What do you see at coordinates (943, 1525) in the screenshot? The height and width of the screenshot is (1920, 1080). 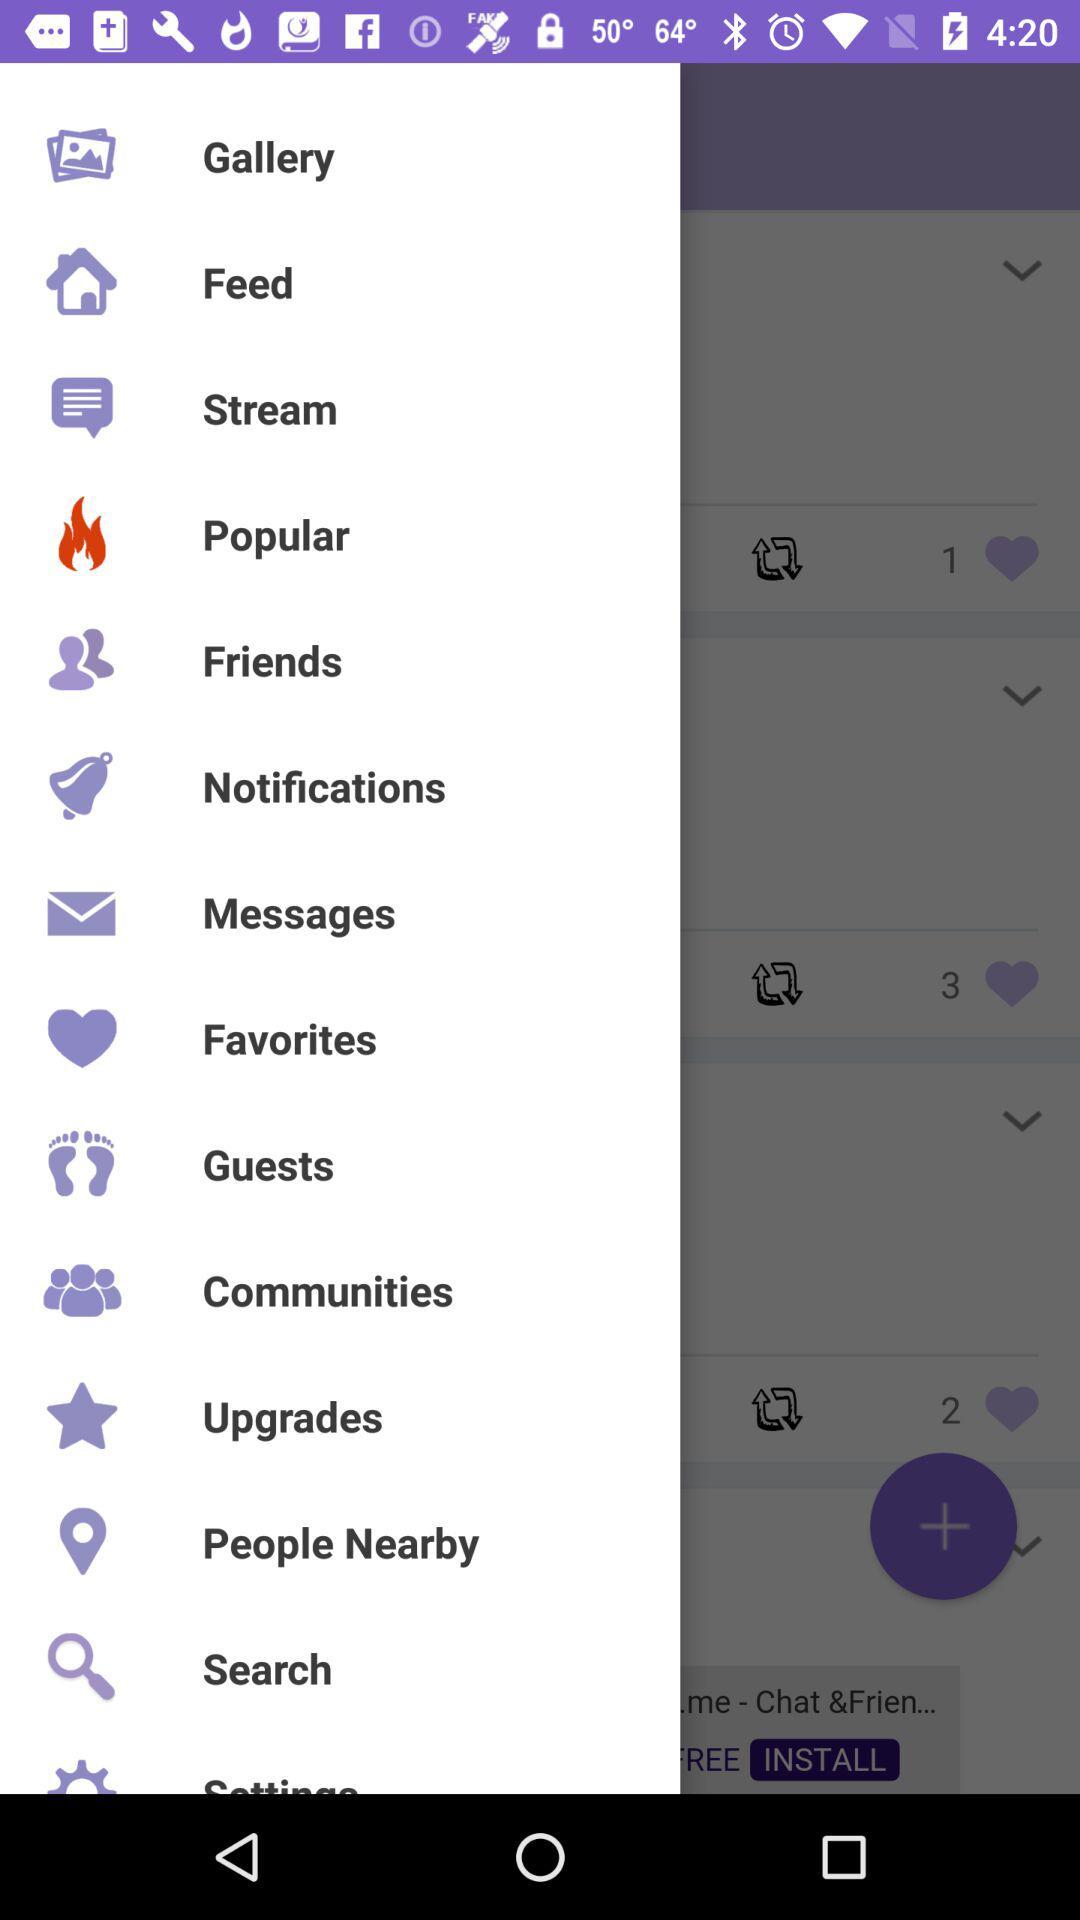 I see `the add icon` at bounding box center [943, 1525].